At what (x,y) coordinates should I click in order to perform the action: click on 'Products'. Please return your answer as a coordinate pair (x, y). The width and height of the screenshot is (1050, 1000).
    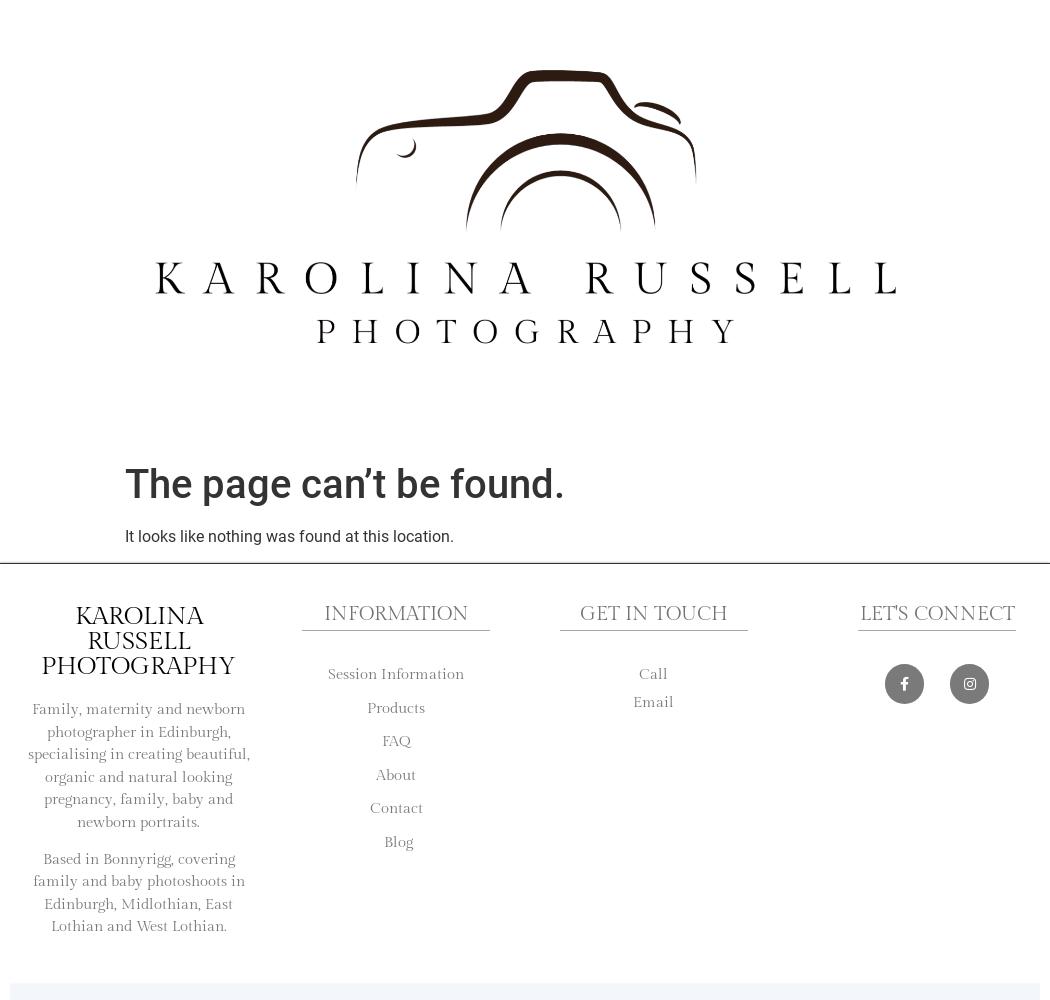
    Looking at the image, I should click on (395, 706).